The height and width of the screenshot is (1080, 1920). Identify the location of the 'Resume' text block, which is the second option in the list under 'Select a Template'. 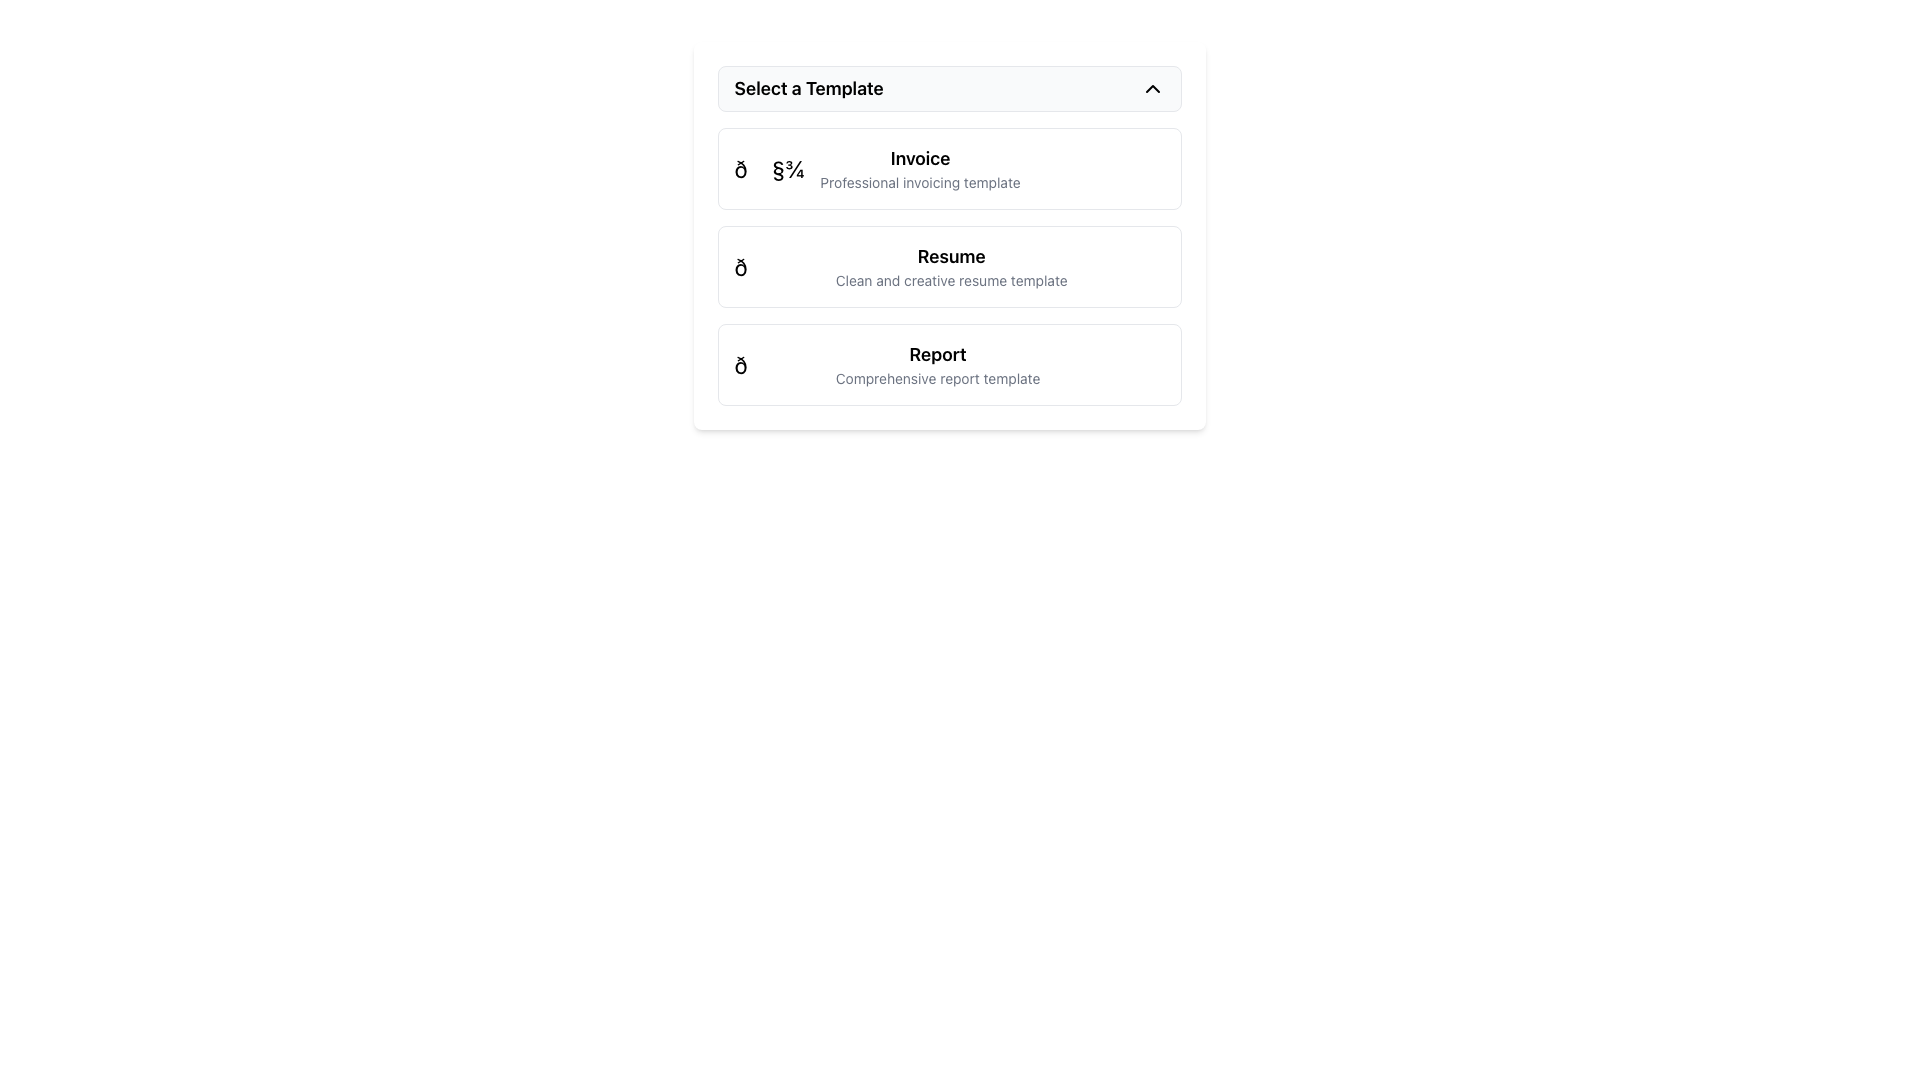
(950, 265).